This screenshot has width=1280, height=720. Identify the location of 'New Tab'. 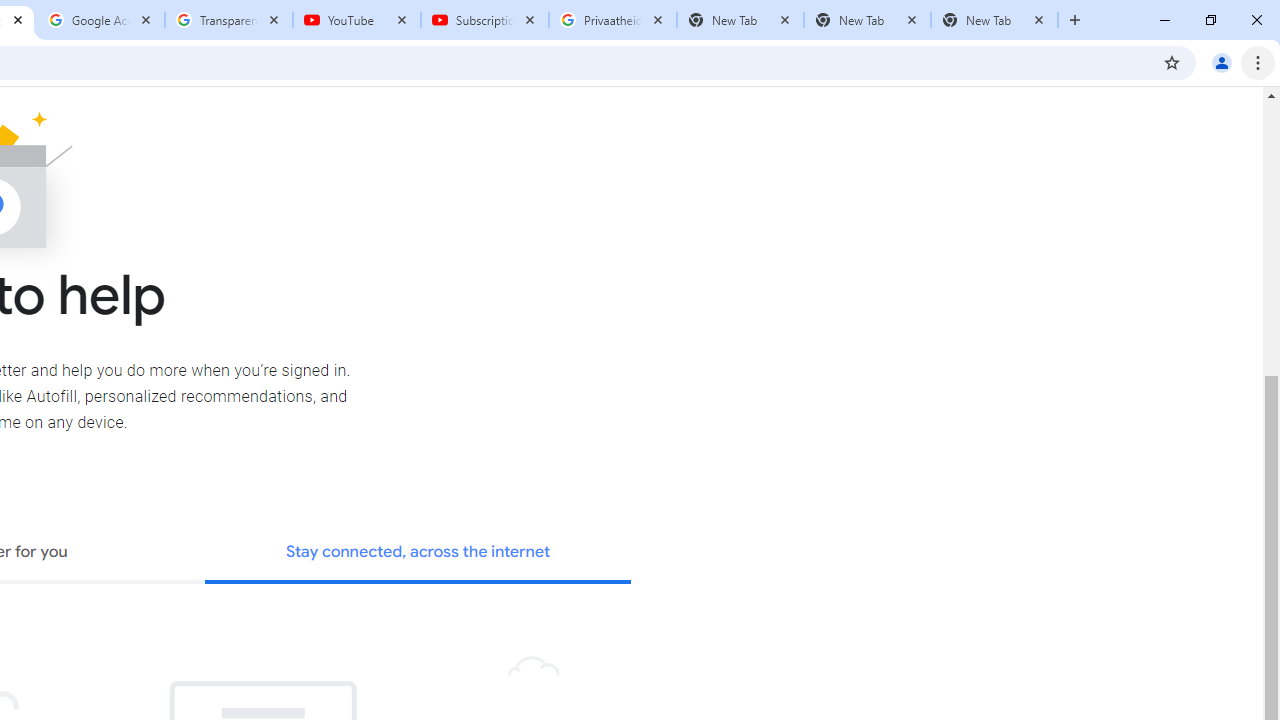
(994, 20).